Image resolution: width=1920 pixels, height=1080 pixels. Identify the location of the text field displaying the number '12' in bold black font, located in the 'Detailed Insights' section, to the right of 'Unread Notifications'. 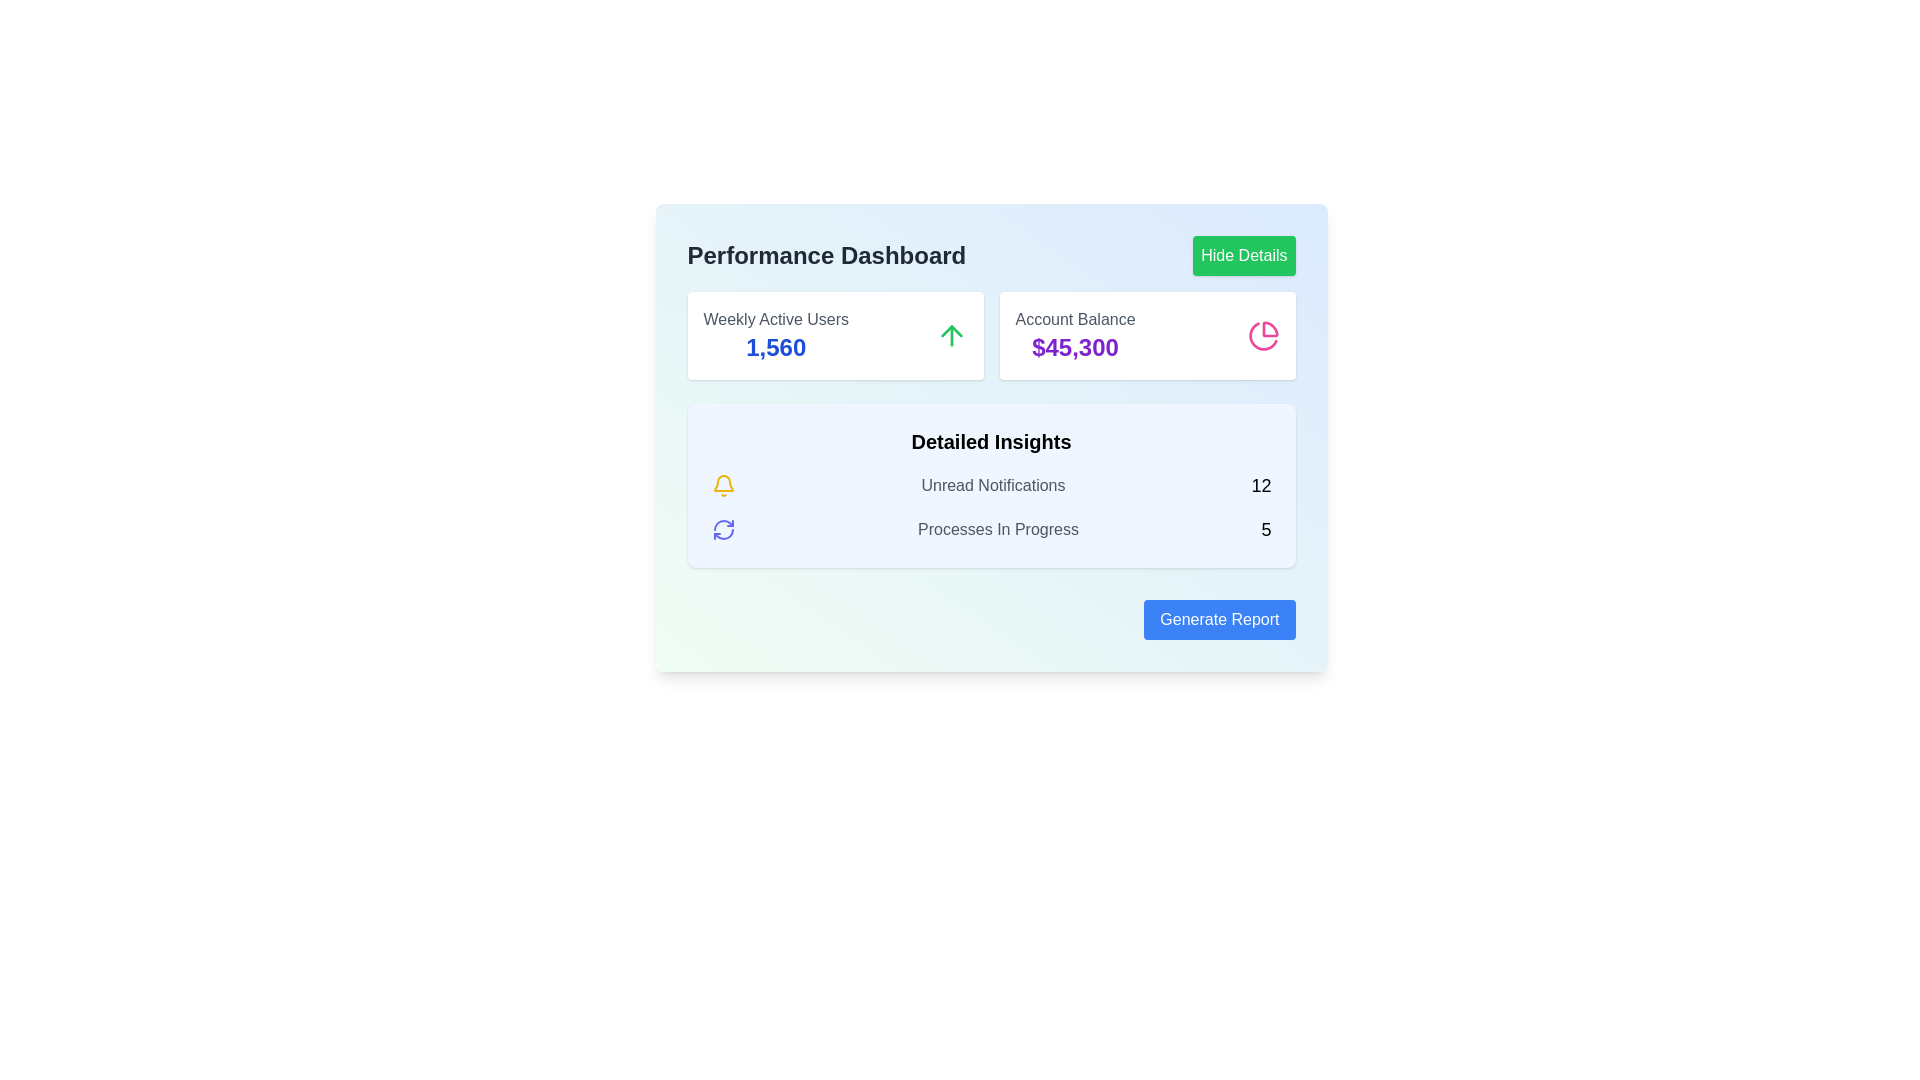
(1260, 486).